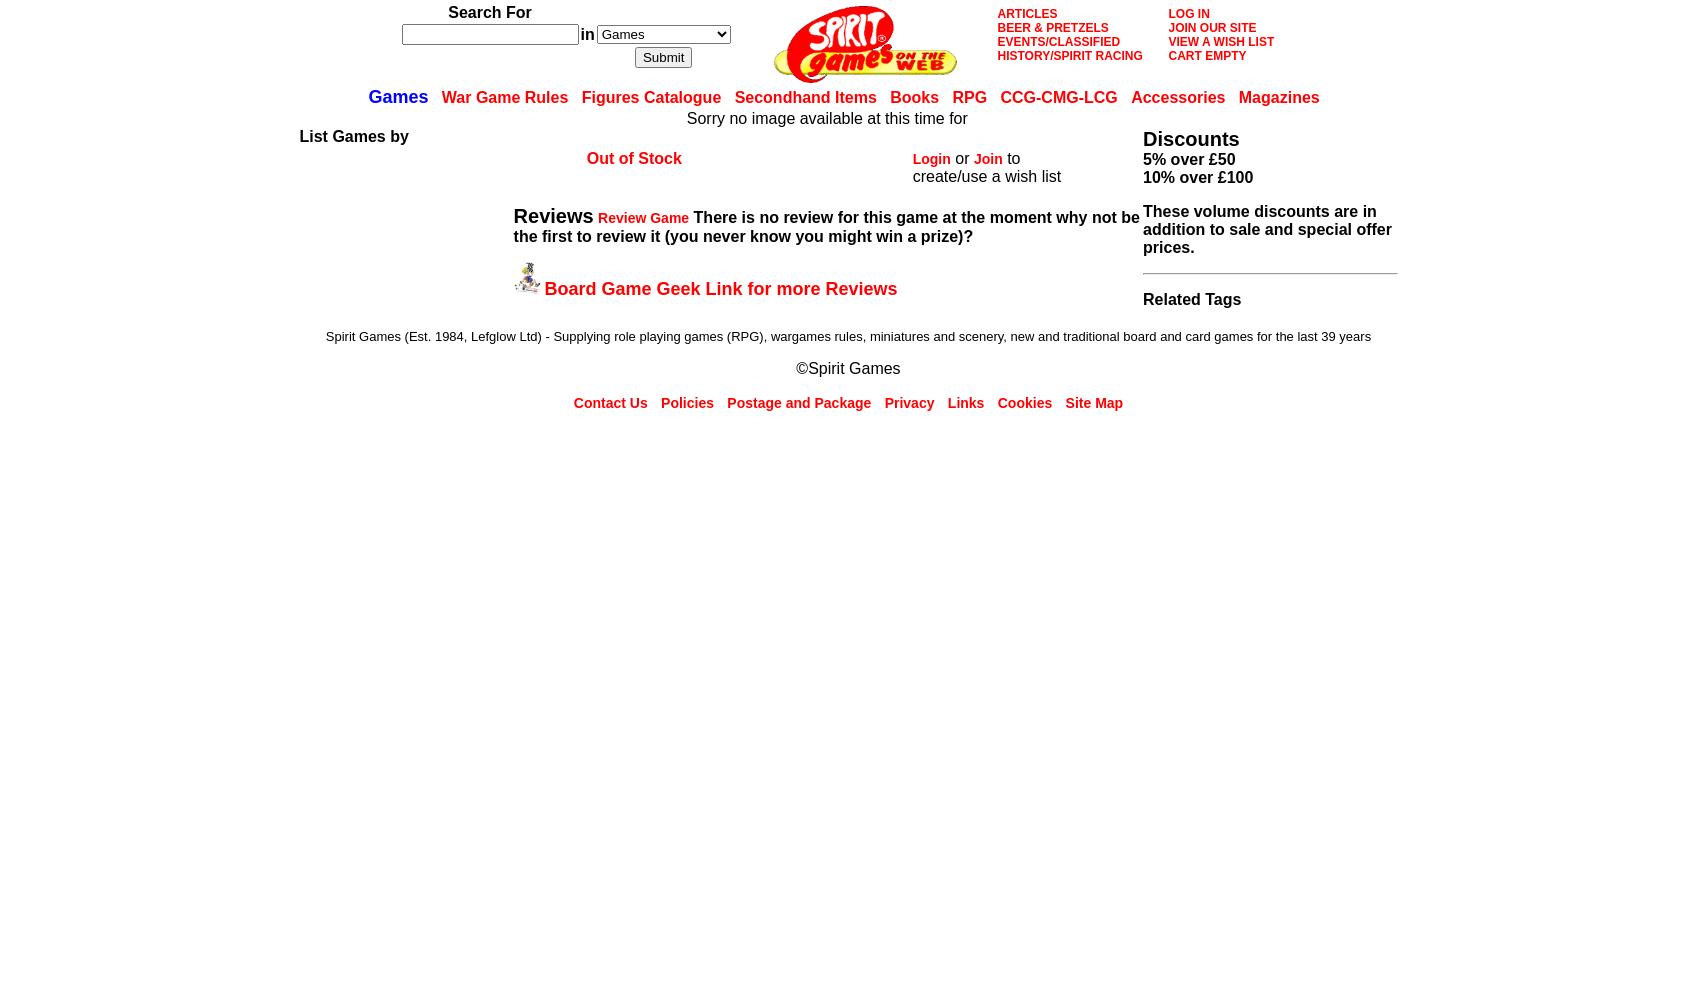 This screenshot has height=1000, width=1697. What do you see at coordinates (996, 14) in the screenshot?
I see `'ARTICLES'` at bounding box center [996, 14].